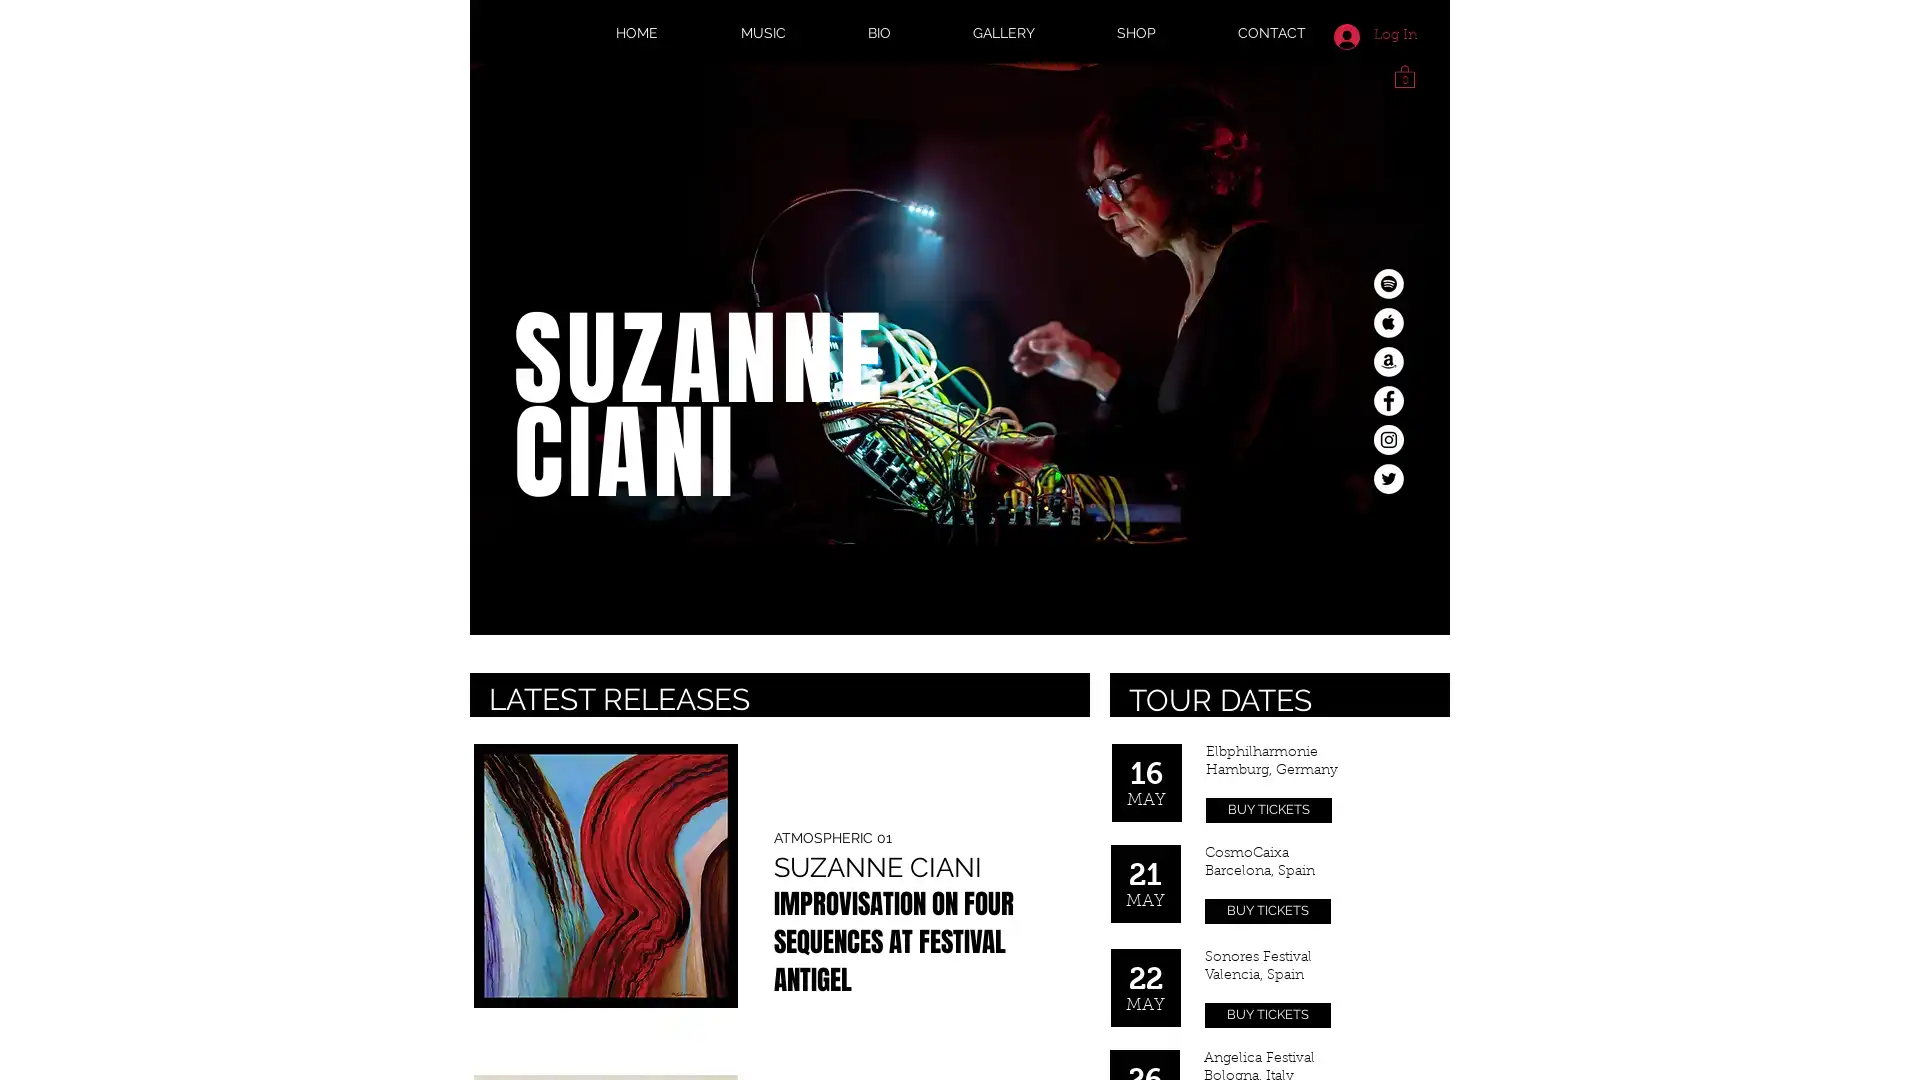 Image resolution: width=1920 pixels, height=1080 pixels. I want to click on Log In, so click(1374, 35).